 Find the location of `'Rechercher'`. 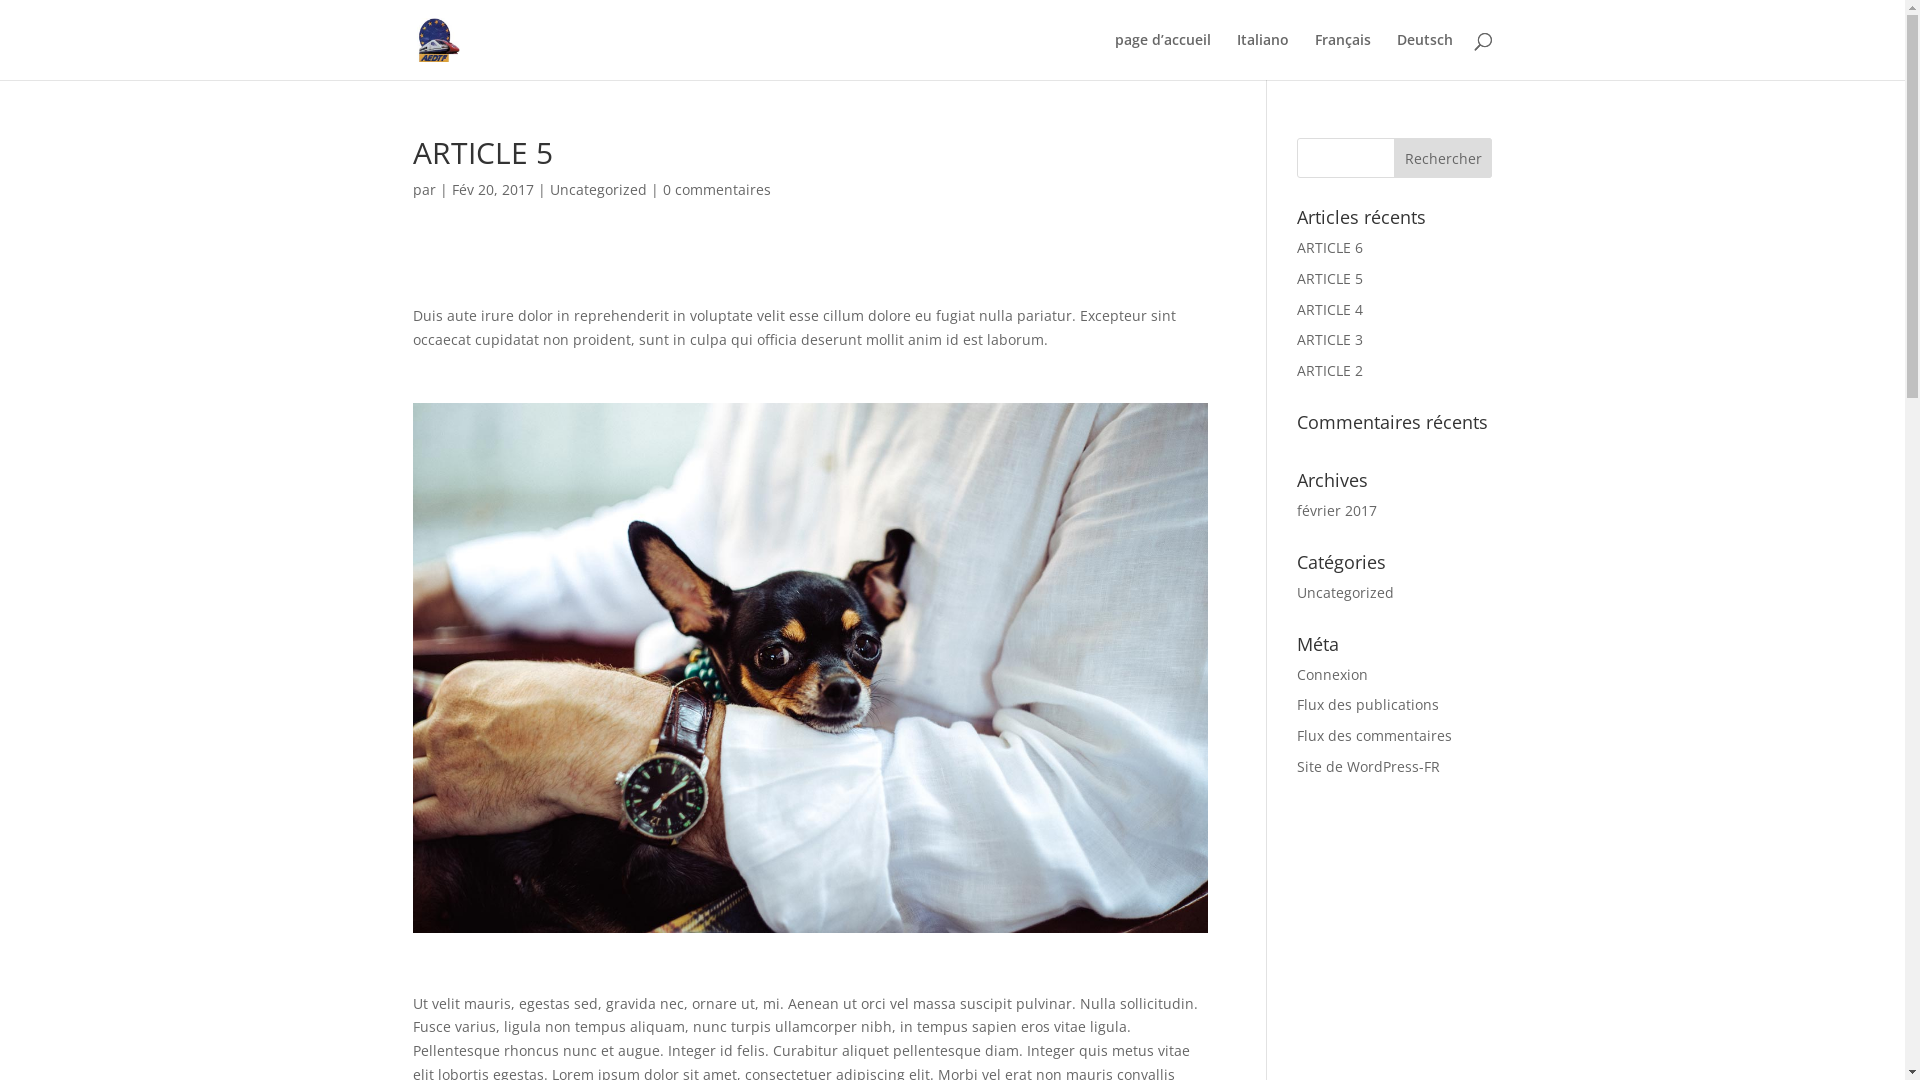

'Rechercher' is located at coordinates (1443, 157).